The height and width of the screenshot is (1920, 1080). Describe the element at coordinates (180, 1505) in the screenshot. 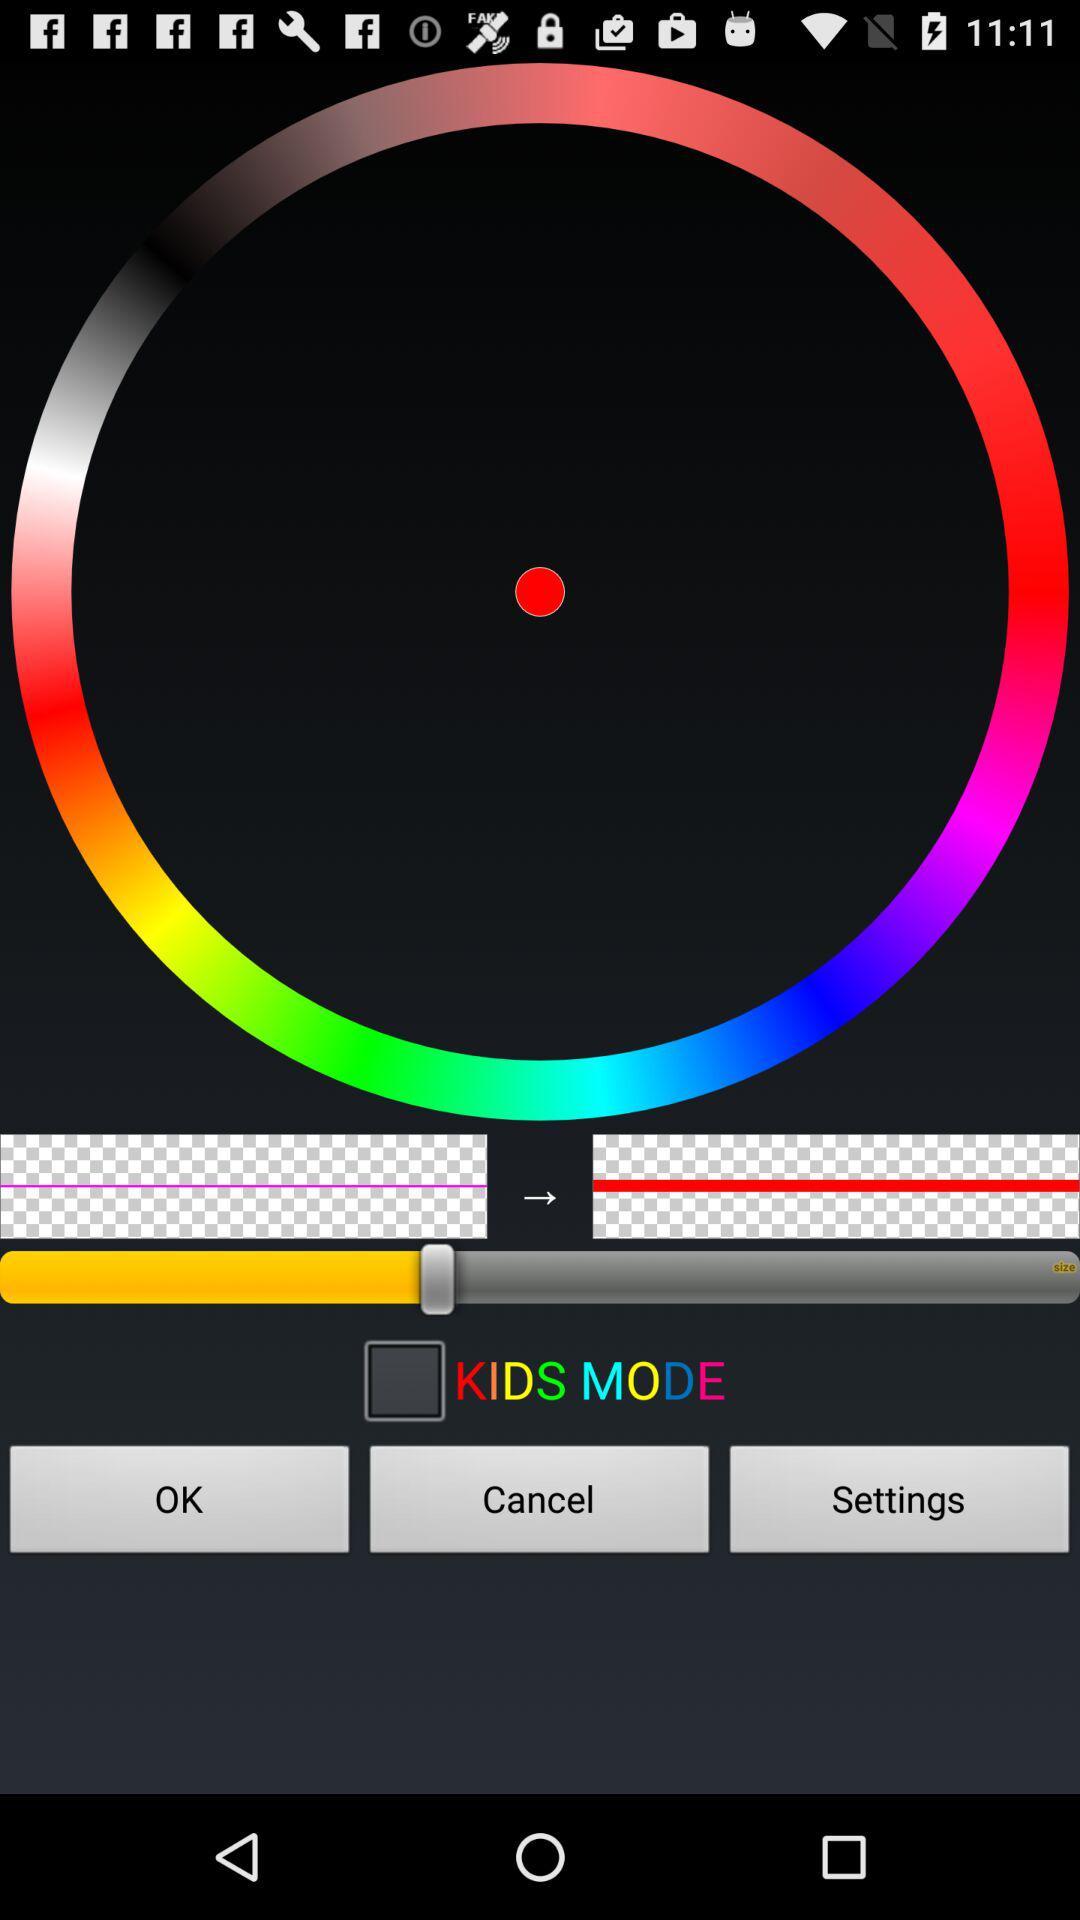

I see `the icon to the left of cancel item` at that location.